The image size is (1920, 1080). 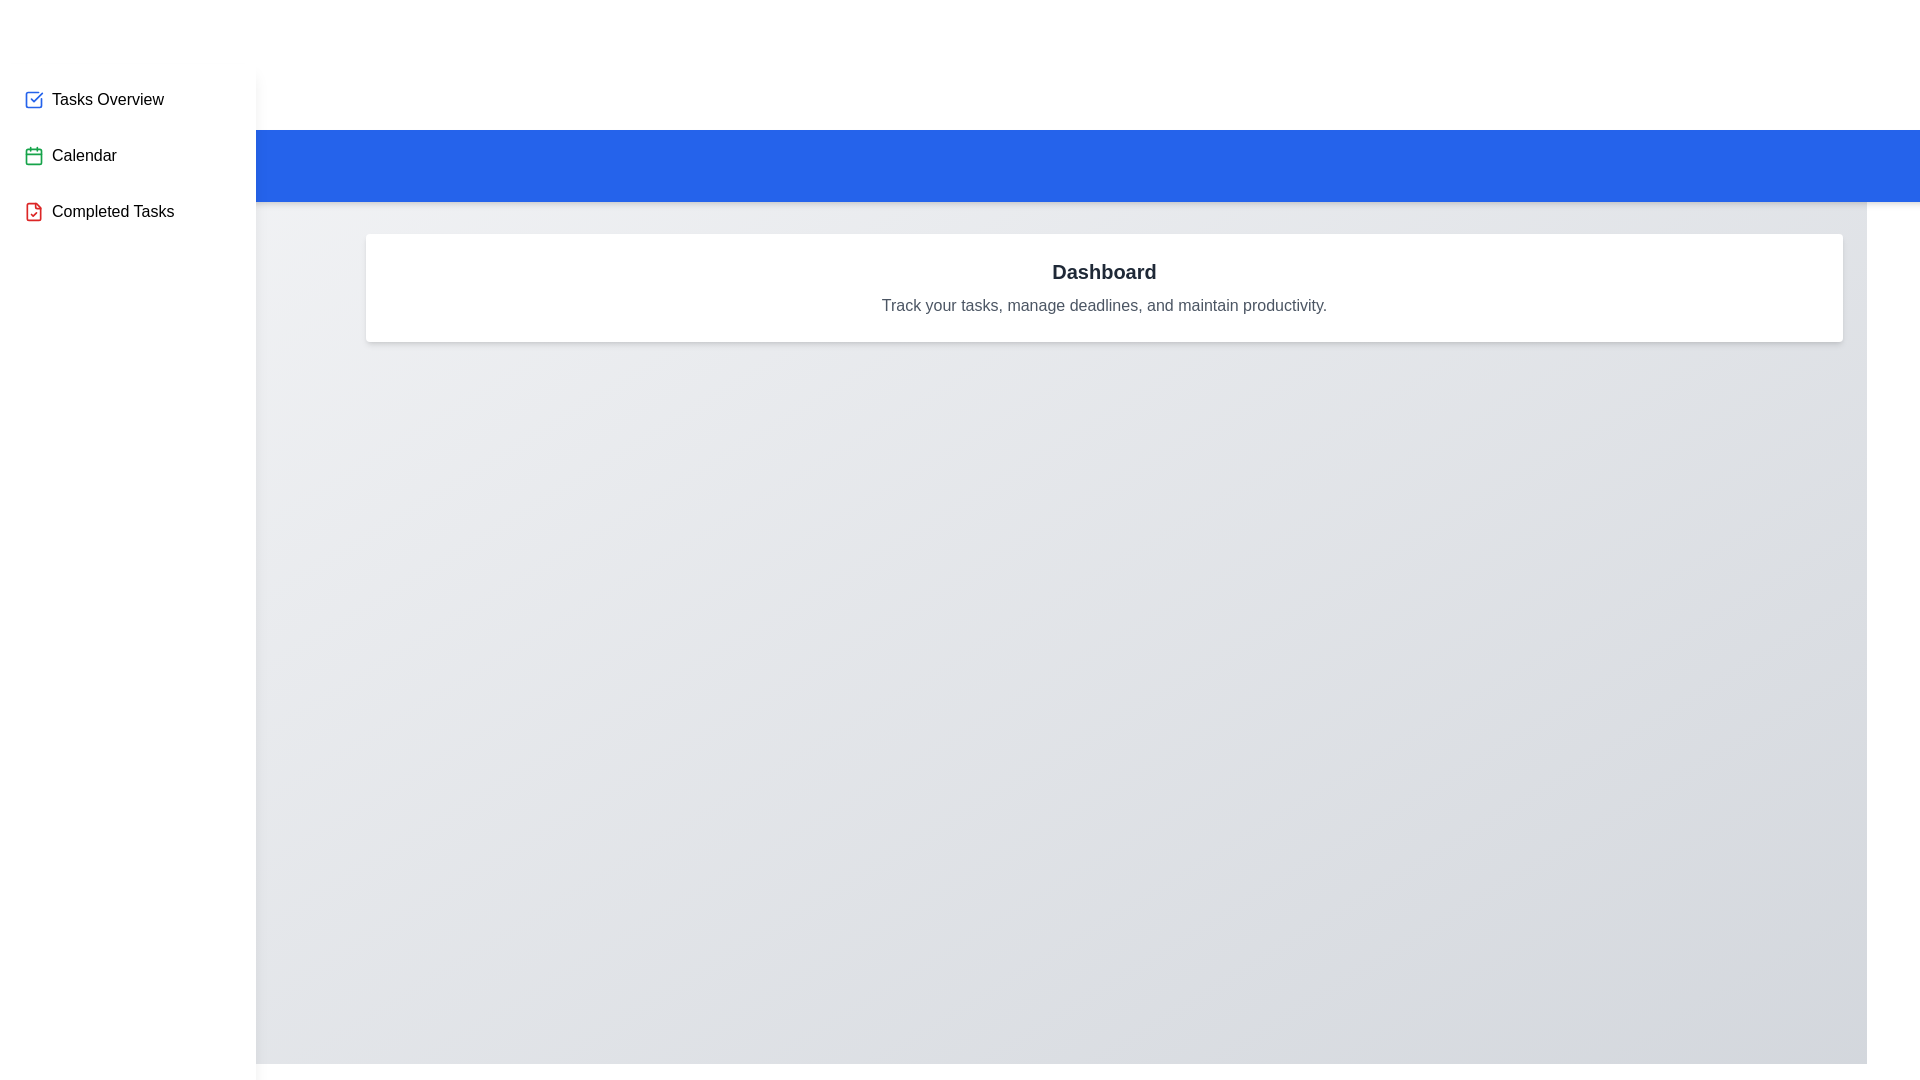 What do you see at coordinates (33, 154) in the screenshot?
I see `the SVG graphical element of the 'Calendar' navigation button located in the left sidebar navigation panel, positioned centrally within the icon` at bounding box center [33, 154].